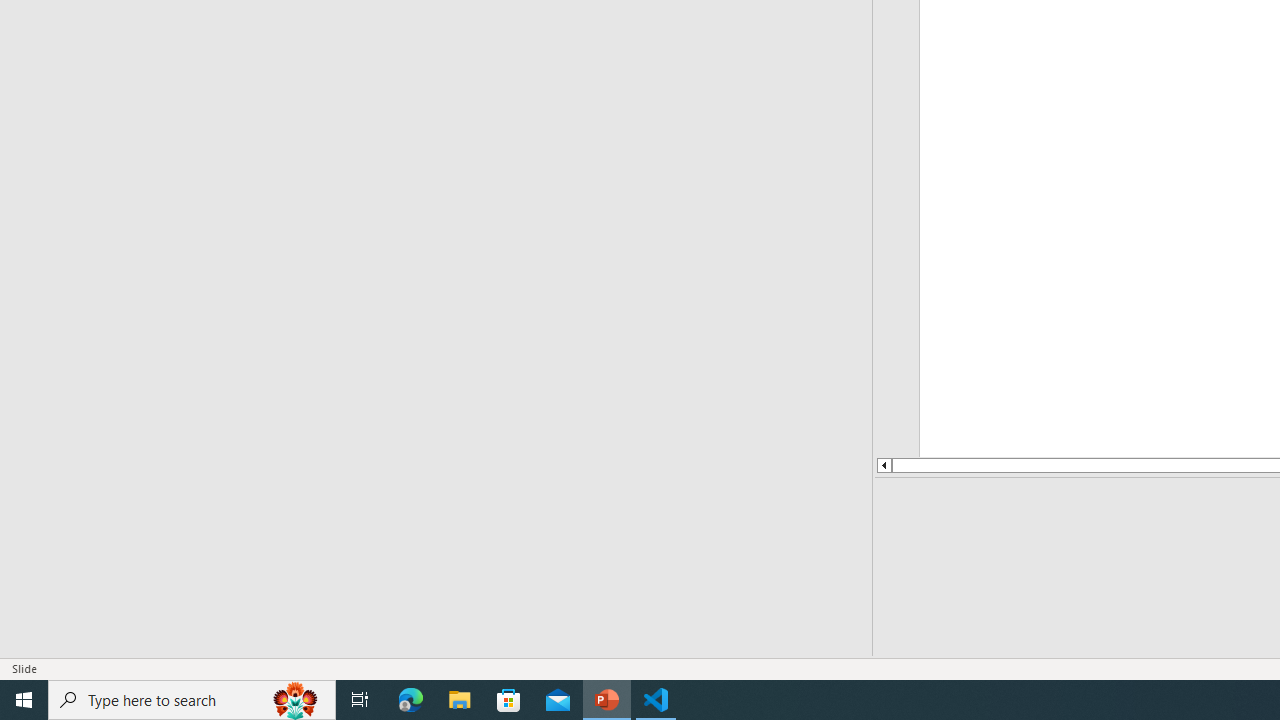 The image size is (1280, 720). I want to click on 'PowerPoint - 1 running window', so click(606, 698).